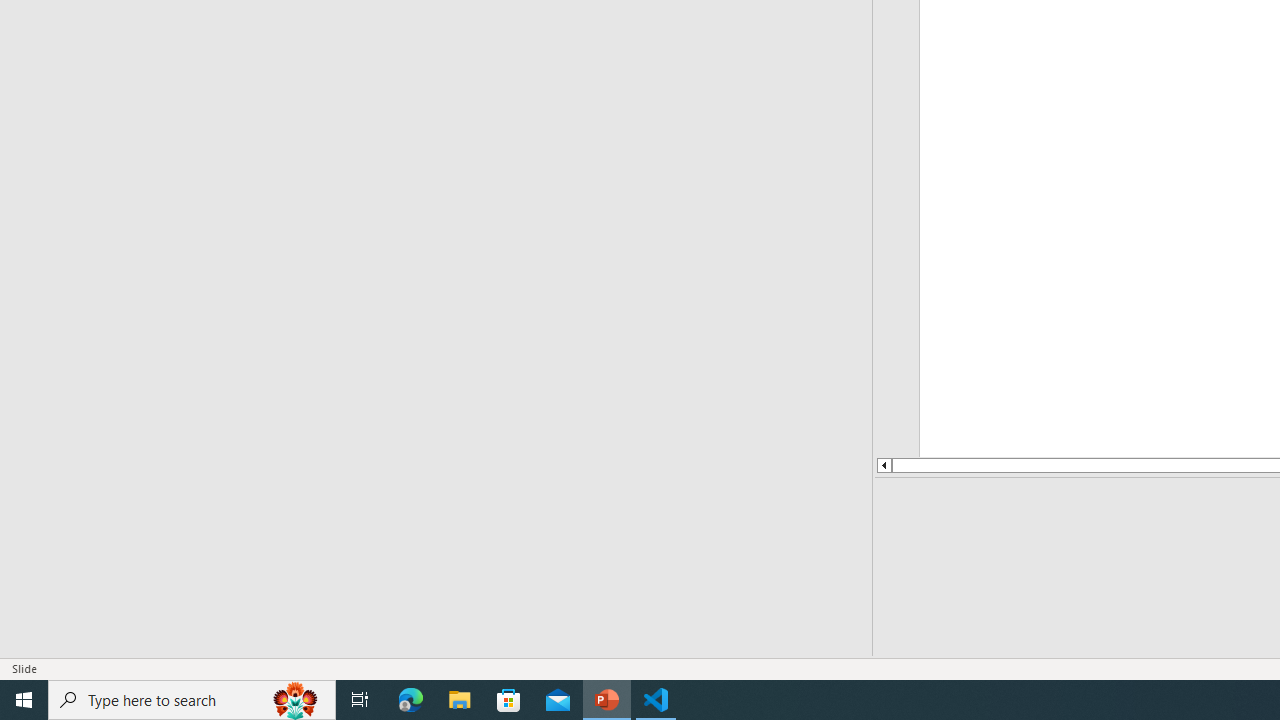 The image size is (1280, 720). I want to click on 'PowerPoint - 1 running window', so click(606, 698).